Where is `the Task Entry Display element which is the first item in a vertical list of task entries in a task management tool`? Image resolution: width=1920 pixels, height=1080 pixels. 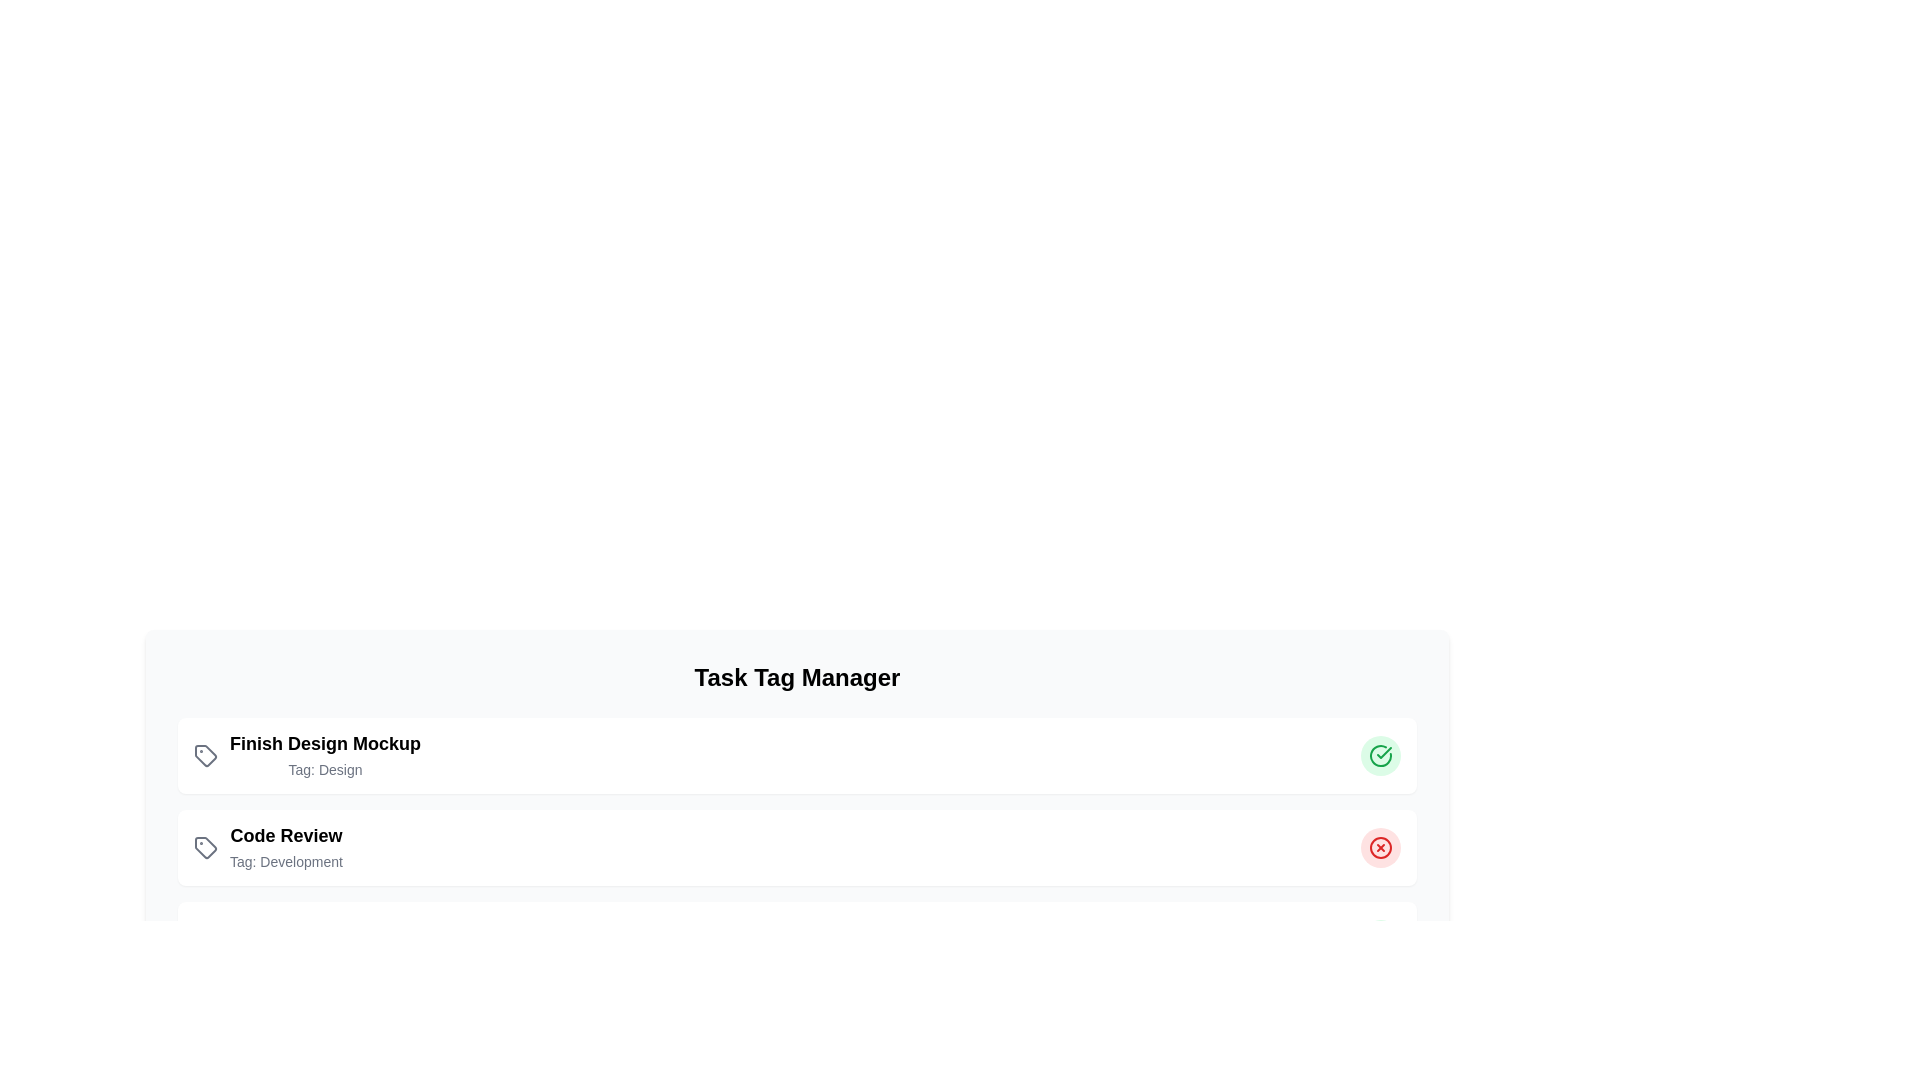
the Task Entry Display element which is the first item in a vertical list of task entries in a task management tool is located at coordinates (306, 756).